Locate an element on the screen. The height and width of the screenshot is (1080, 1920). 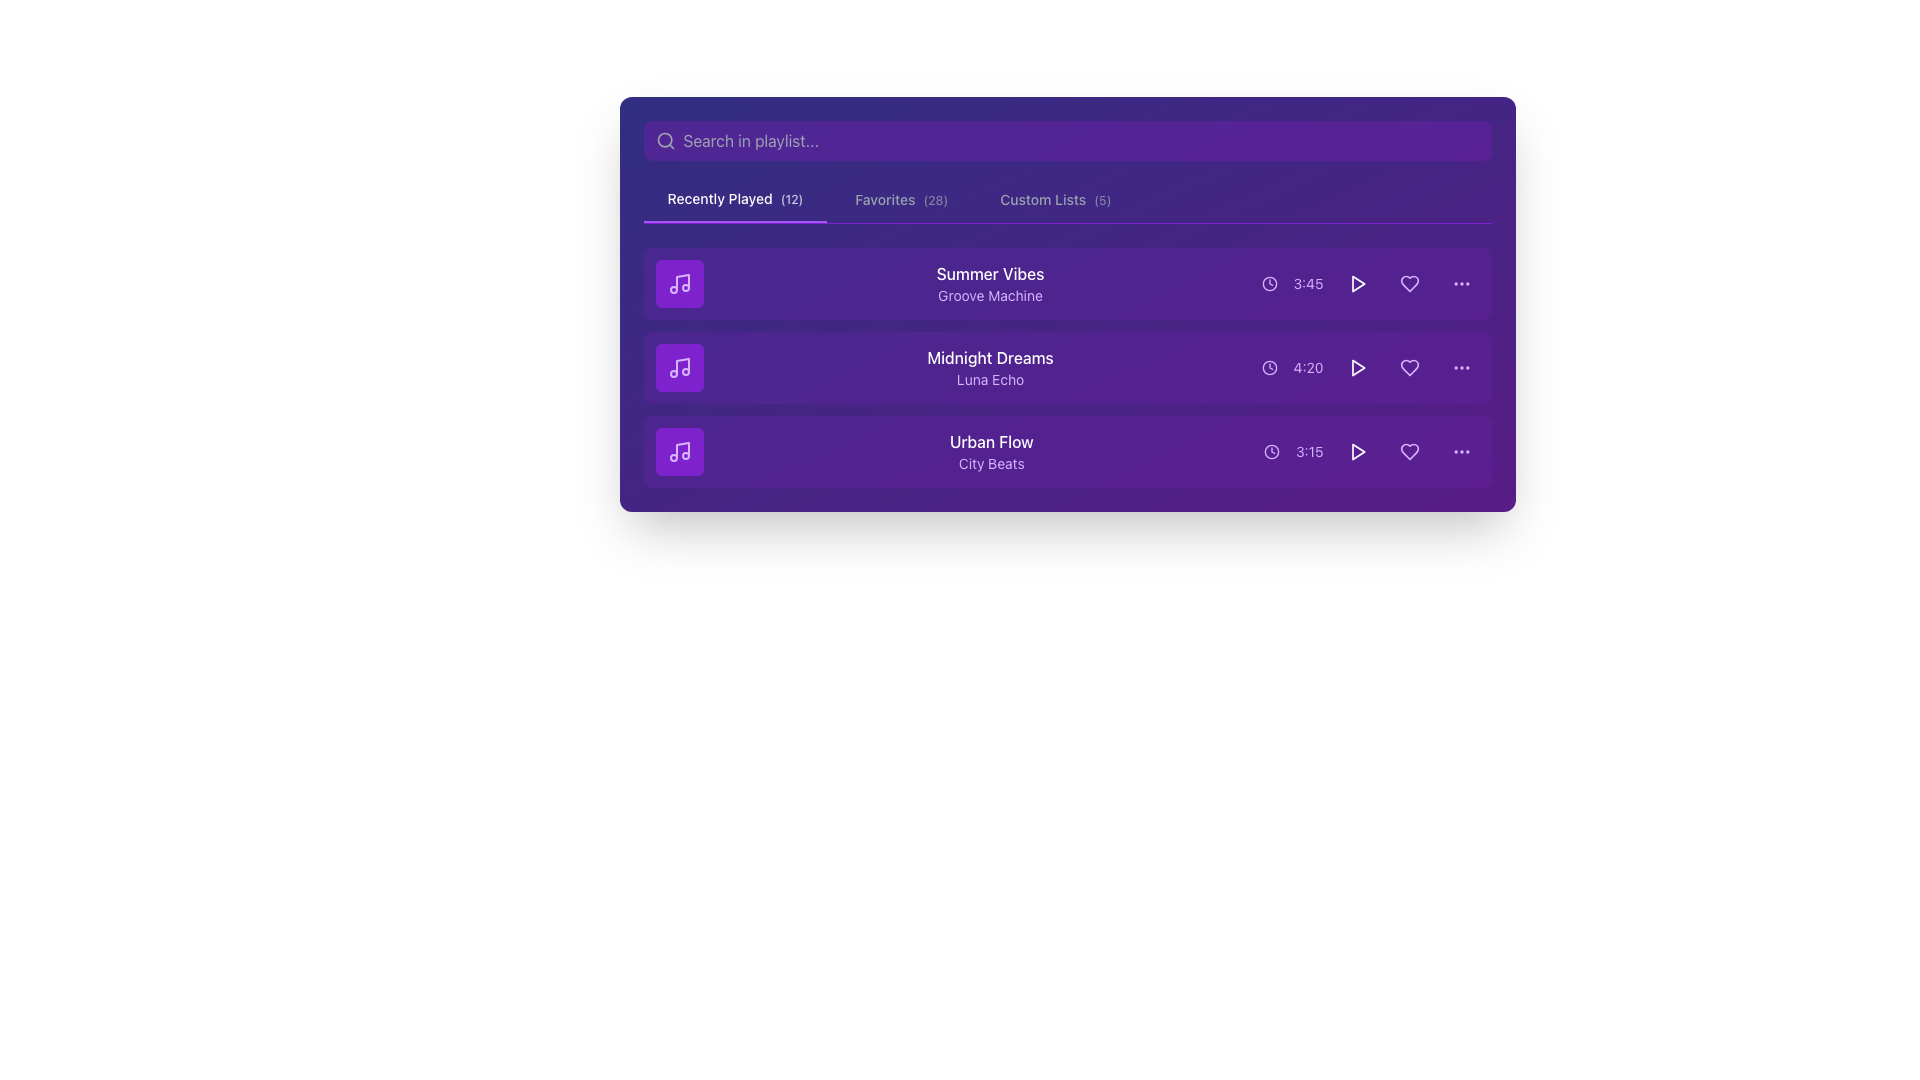
the heart icon button located to the right of the '3:15' timestamp in the 'Urban Flow' playlist to mark the item as liked or added to favorites is located at coordinates (1408, 451).